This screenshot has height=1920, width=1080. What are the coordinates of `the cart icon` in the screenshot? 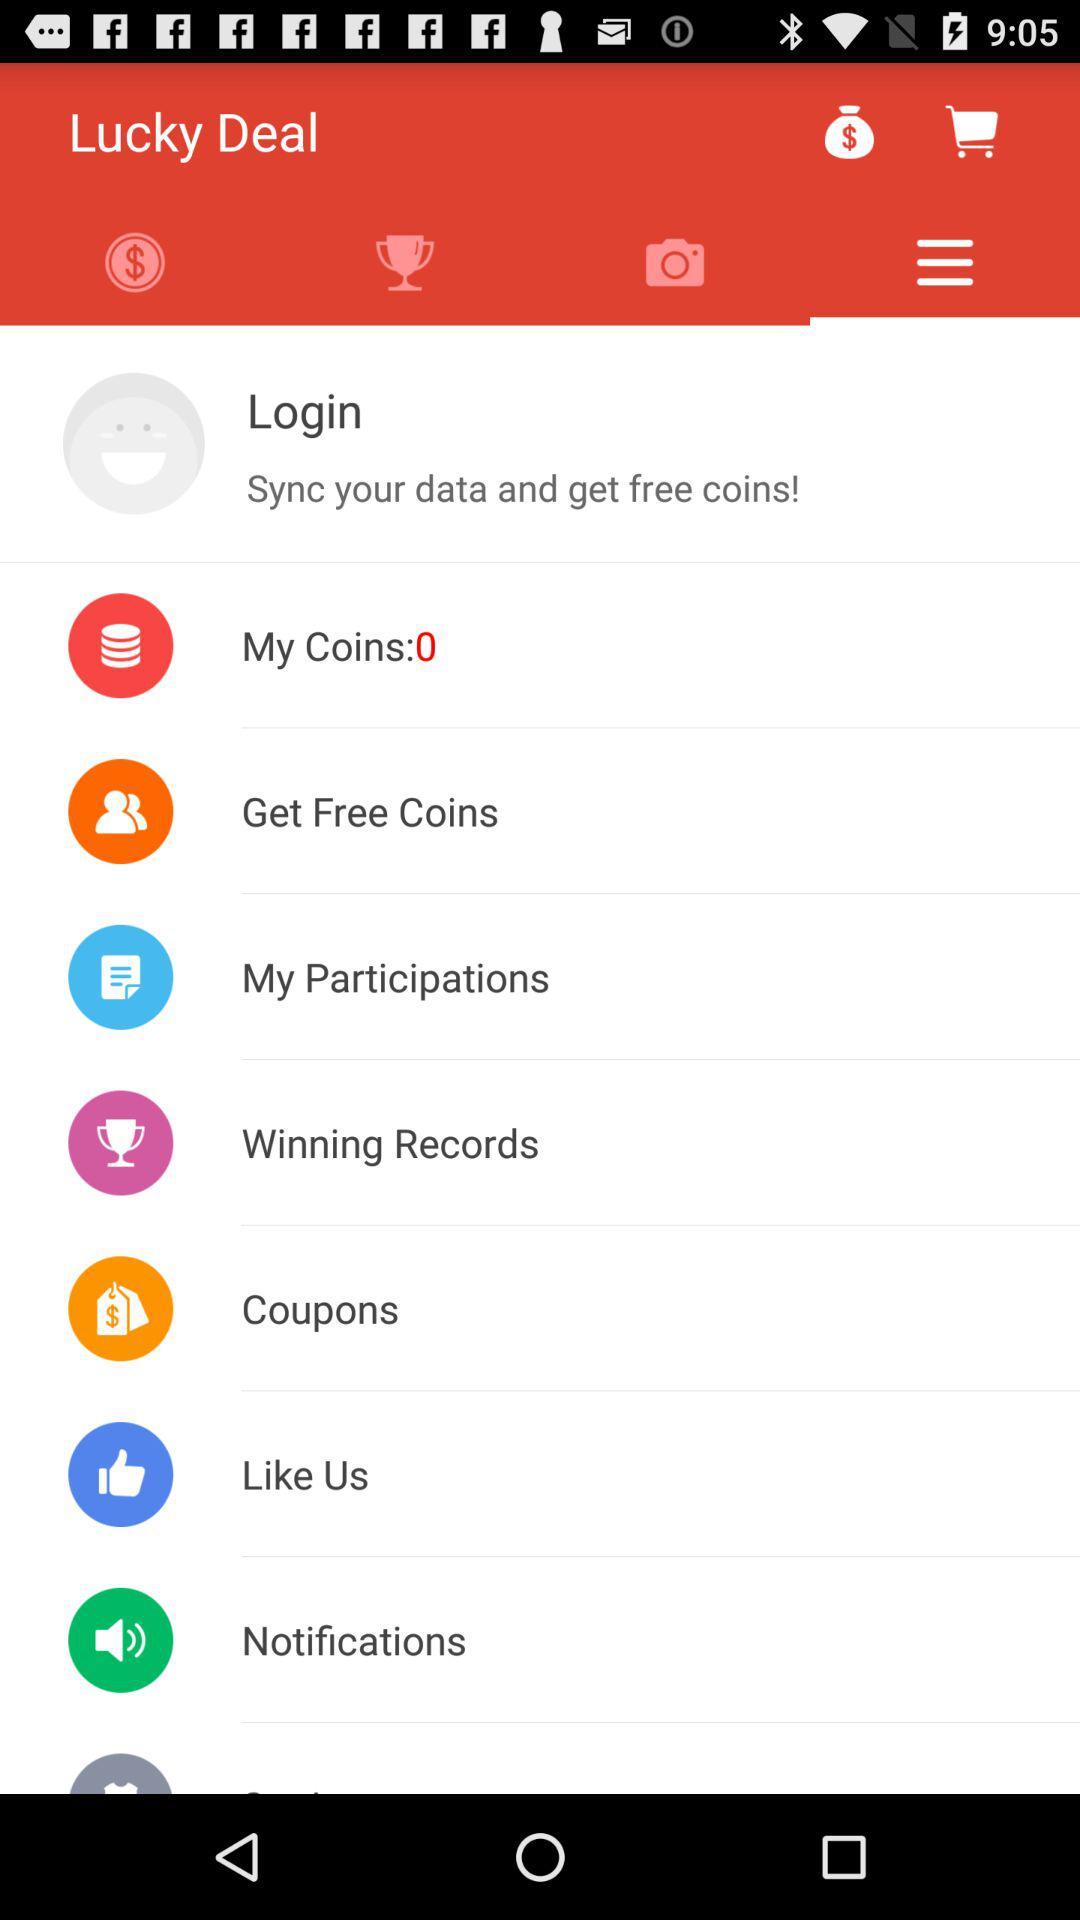 It's located at (970, 139).